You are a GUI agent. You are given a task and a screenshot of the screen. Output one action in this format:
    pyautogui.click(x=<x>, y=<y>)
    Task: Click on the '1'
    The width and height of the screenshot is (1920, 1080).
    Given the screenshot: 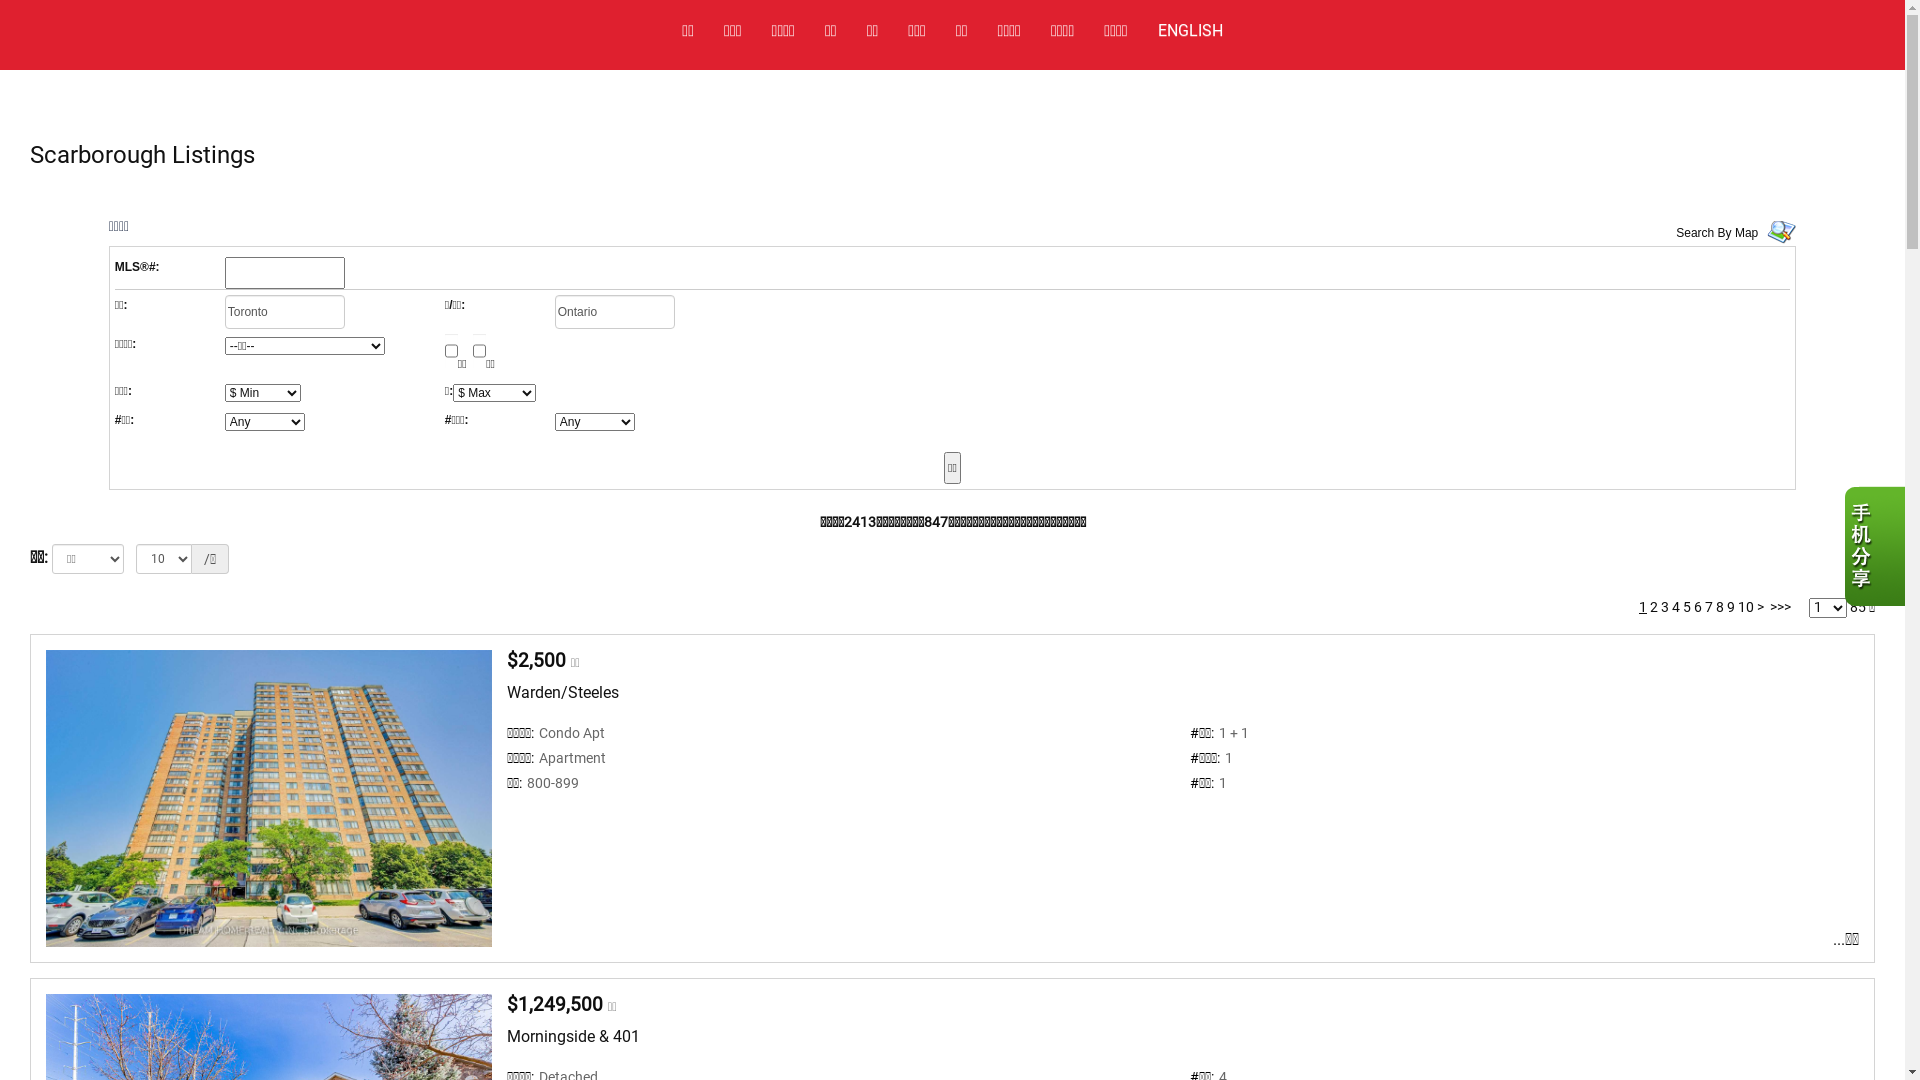 What is the action you would take?
    pyautogui.click(x=1642, y=605)
    